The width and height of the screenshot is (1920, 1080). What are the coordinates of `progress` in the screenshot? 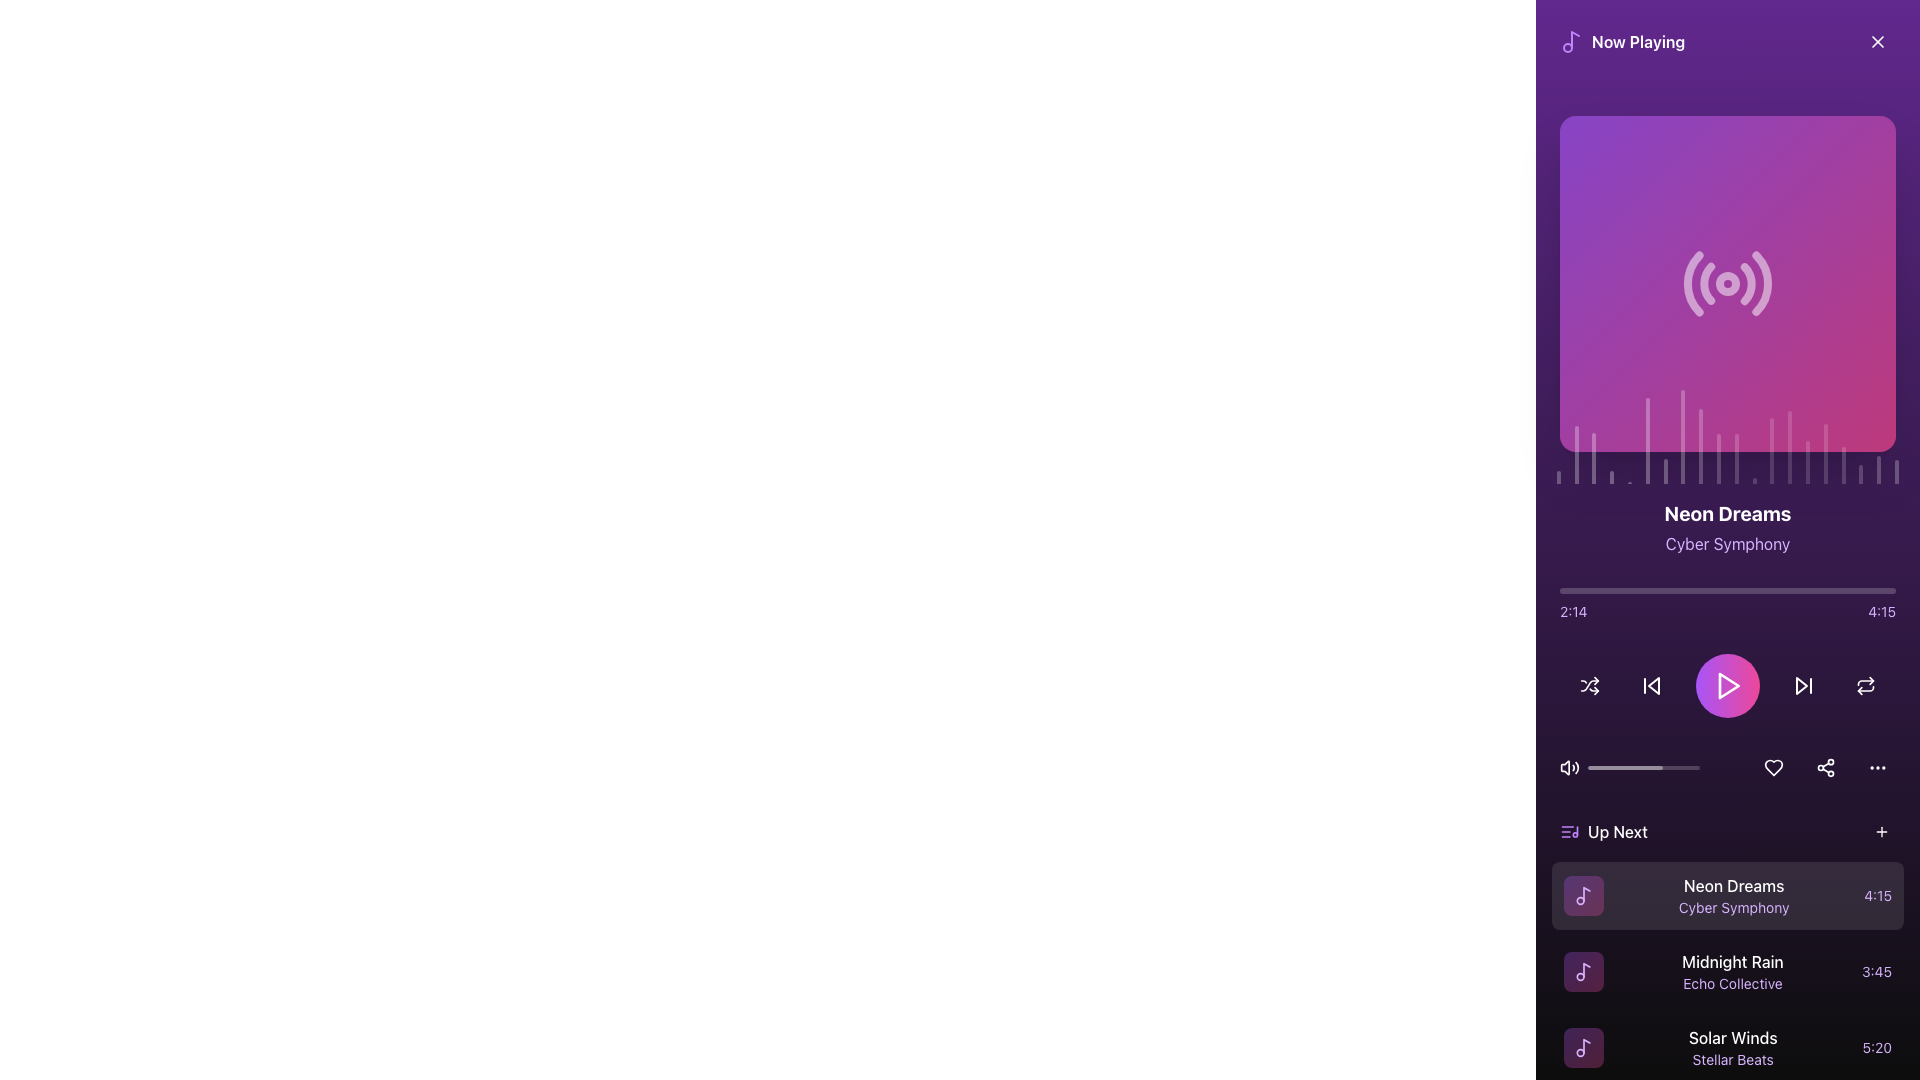 It's located at (1637, 589).